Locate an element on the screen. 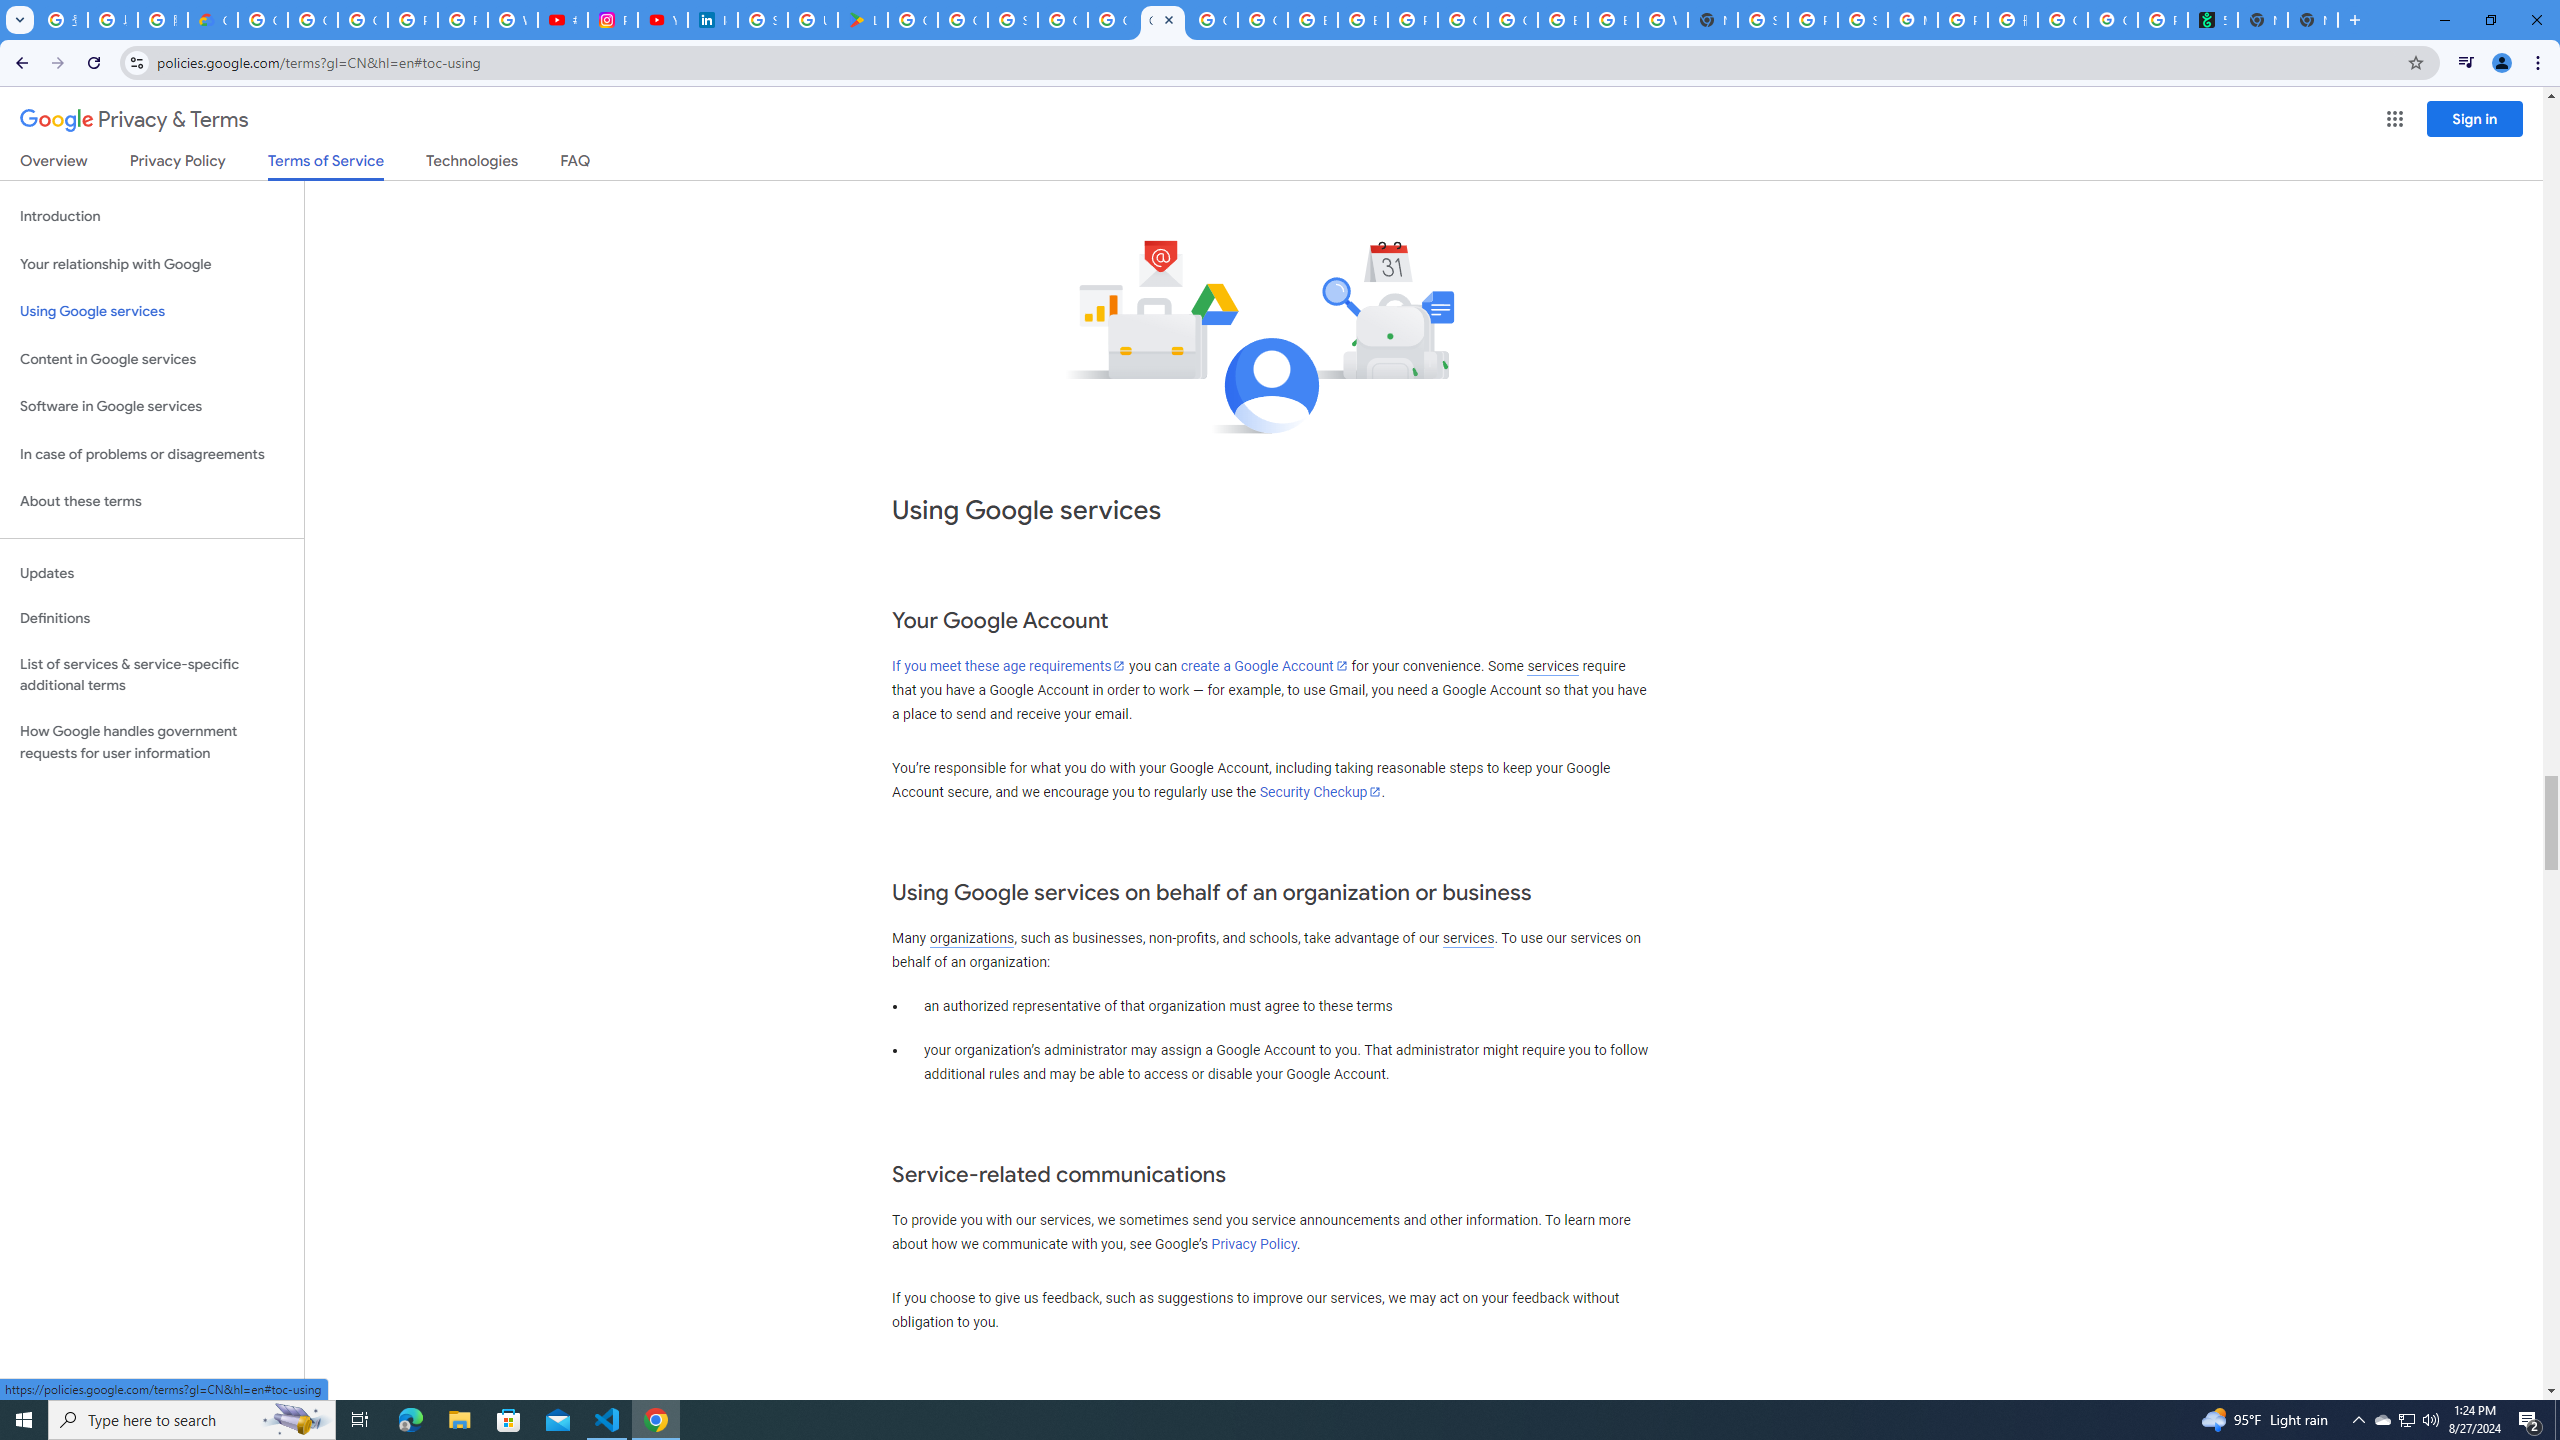 Image resolution: width=2560 pixels, height=1440 pixels. 'Security Checkup' is located at coordinates (1320, 792).